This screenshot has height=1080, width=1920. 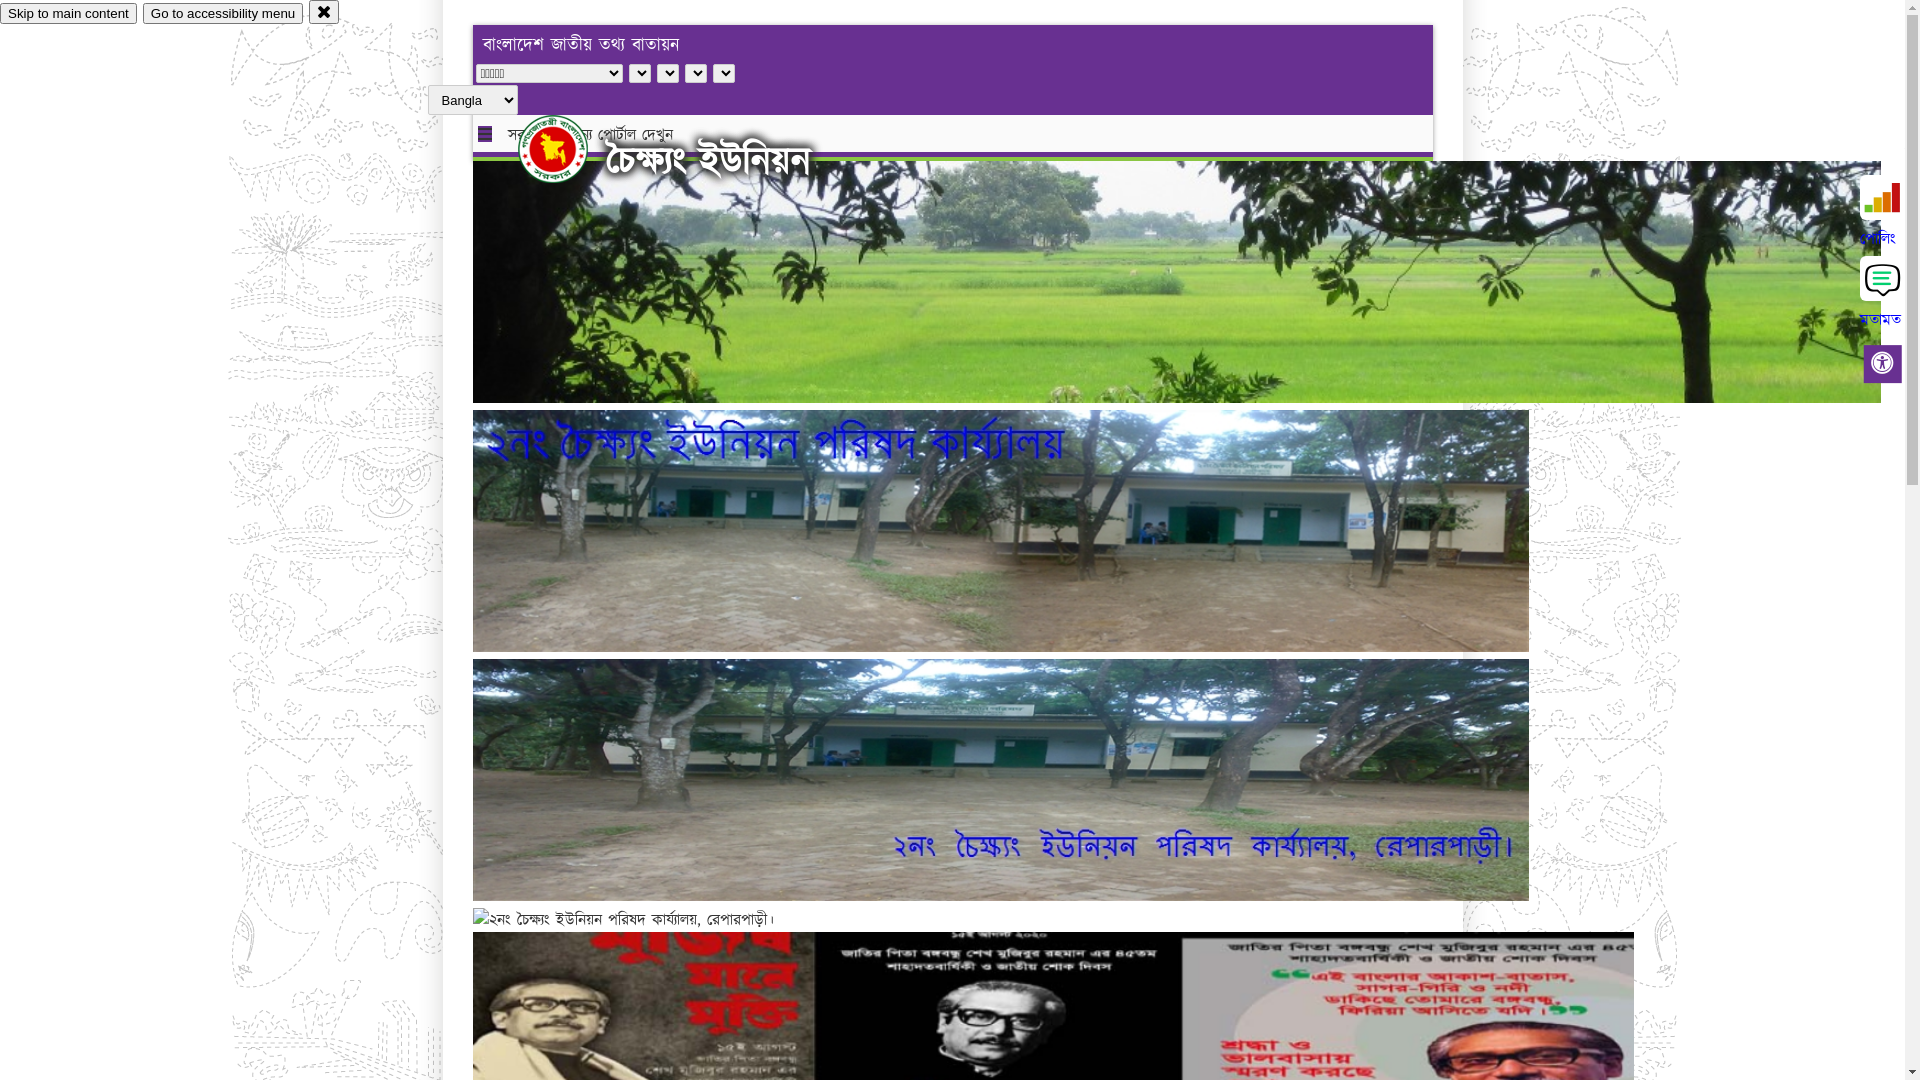 I want to click on 'Go to accessibility menu', so click(x=222, y=13).